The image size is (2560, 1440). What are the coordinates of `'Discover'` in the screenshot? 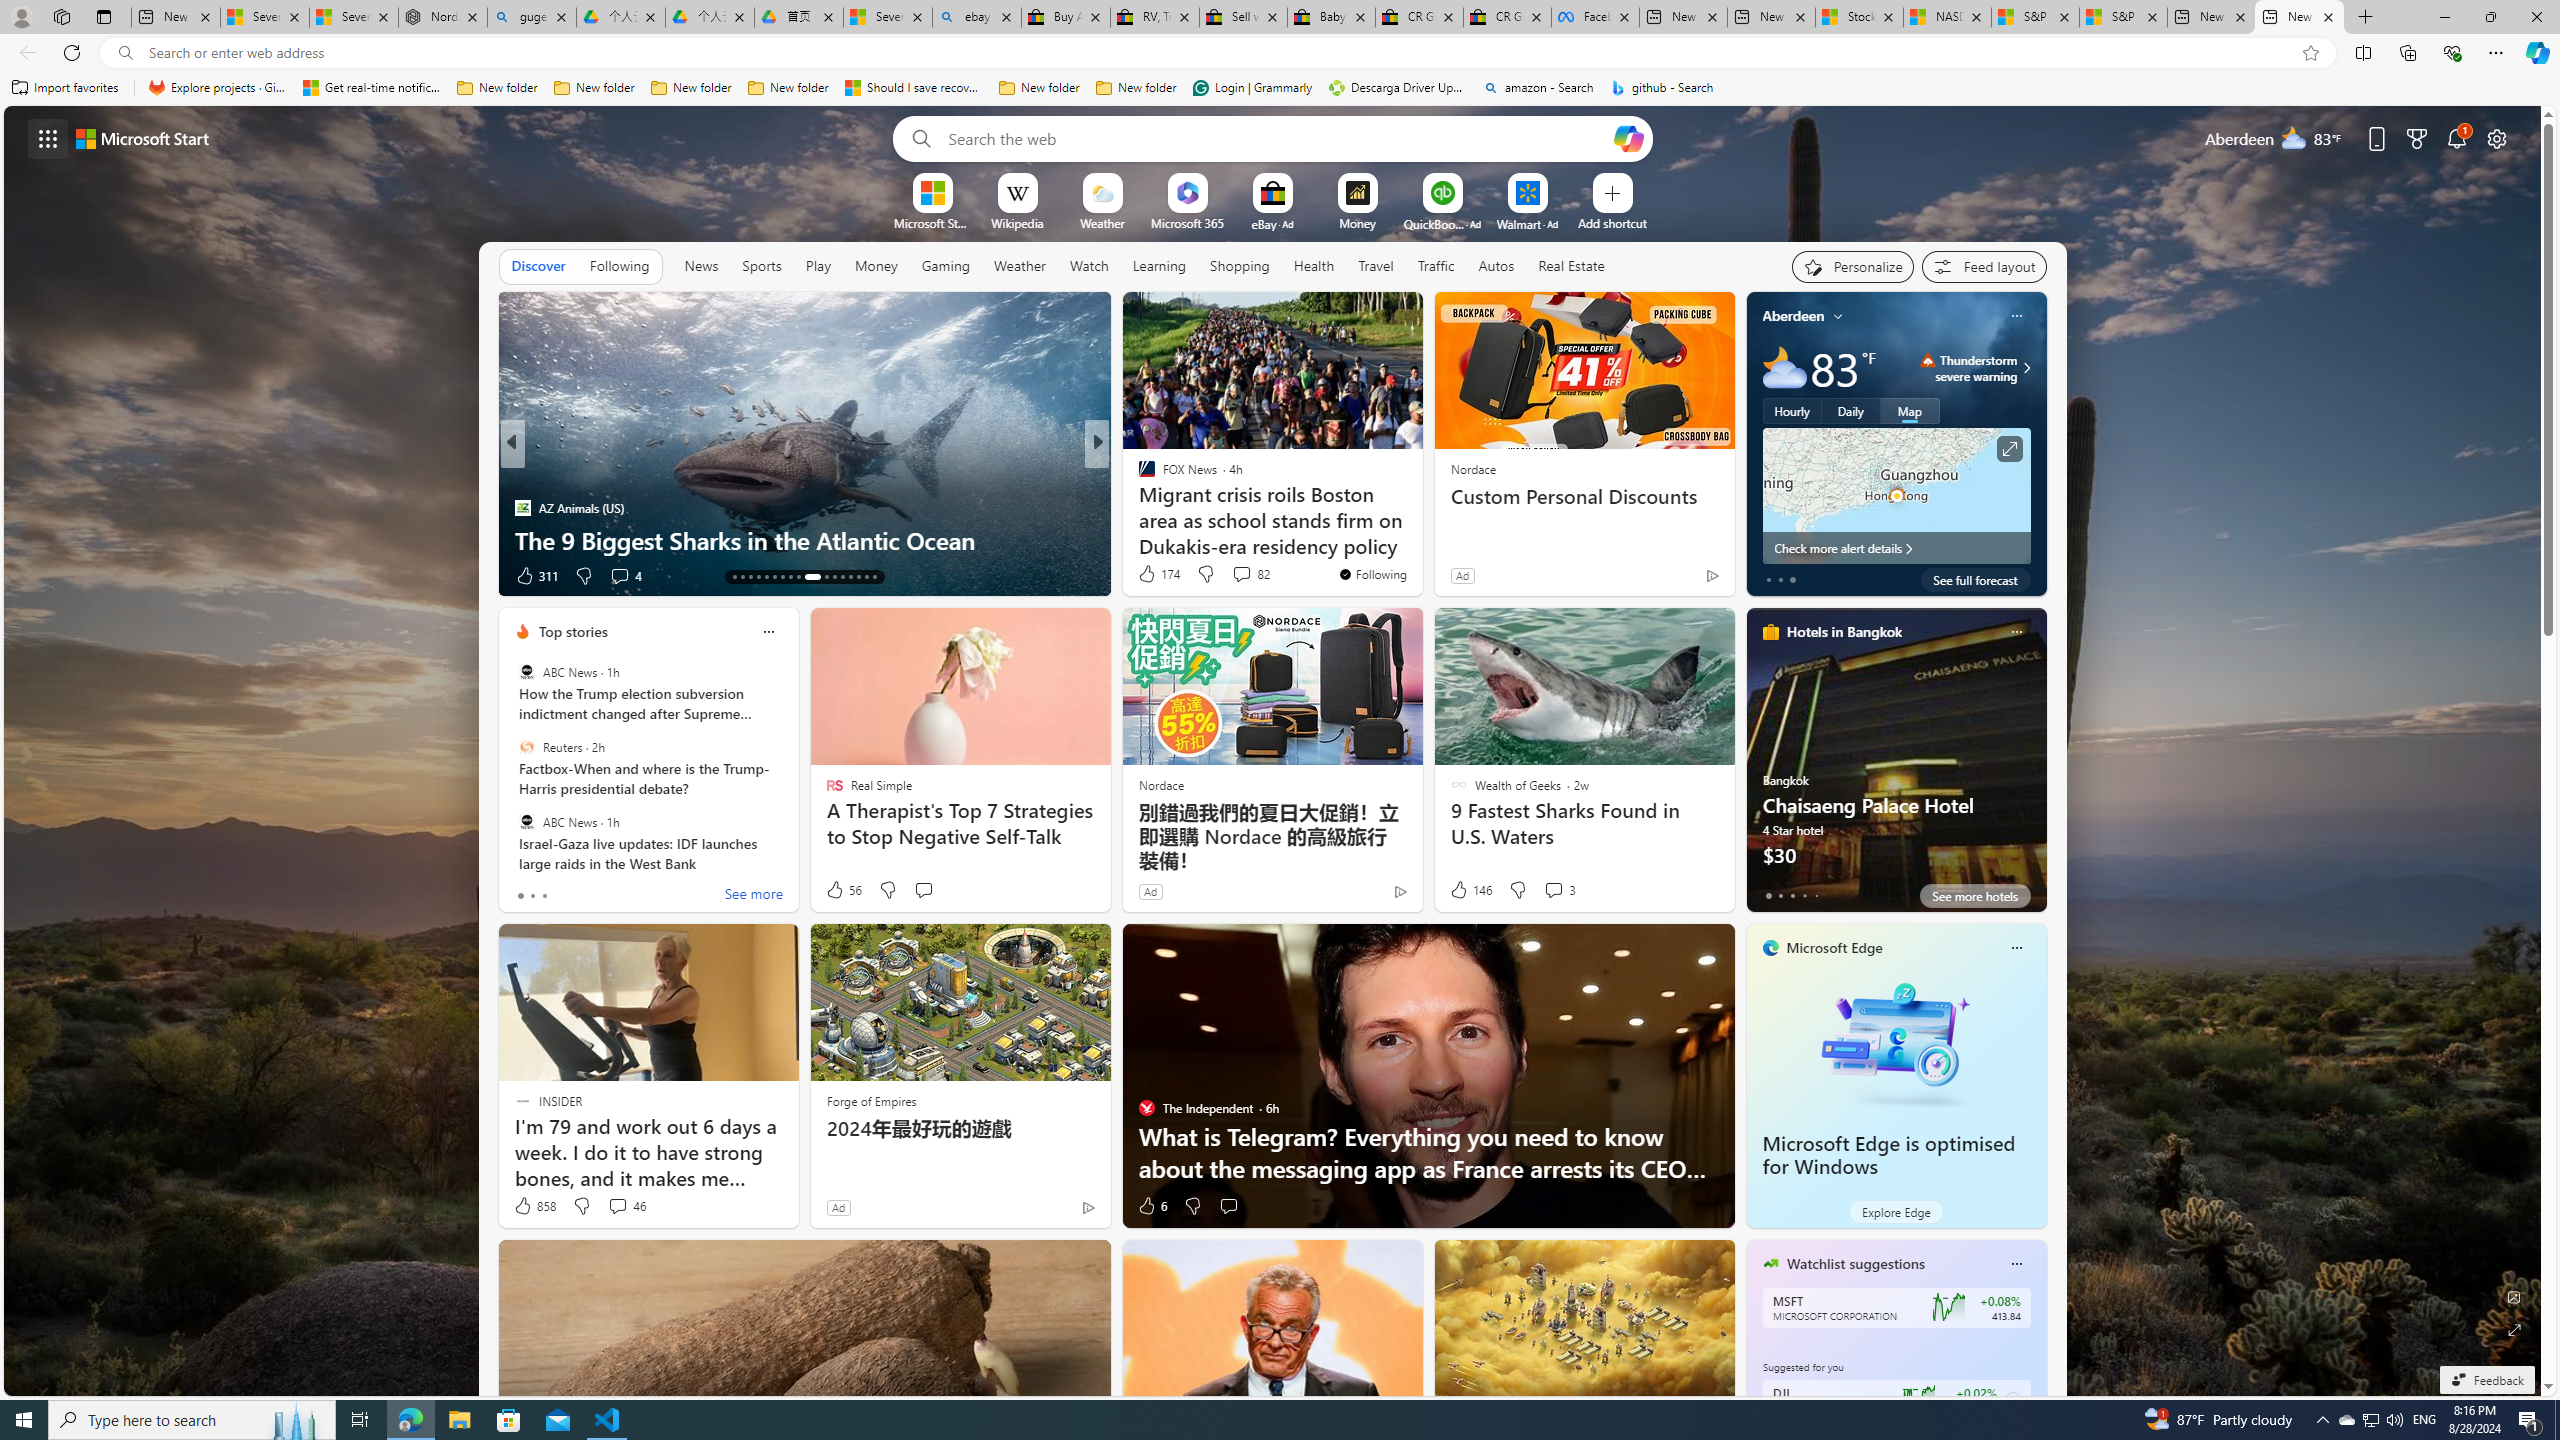 It's located at (538, 264).